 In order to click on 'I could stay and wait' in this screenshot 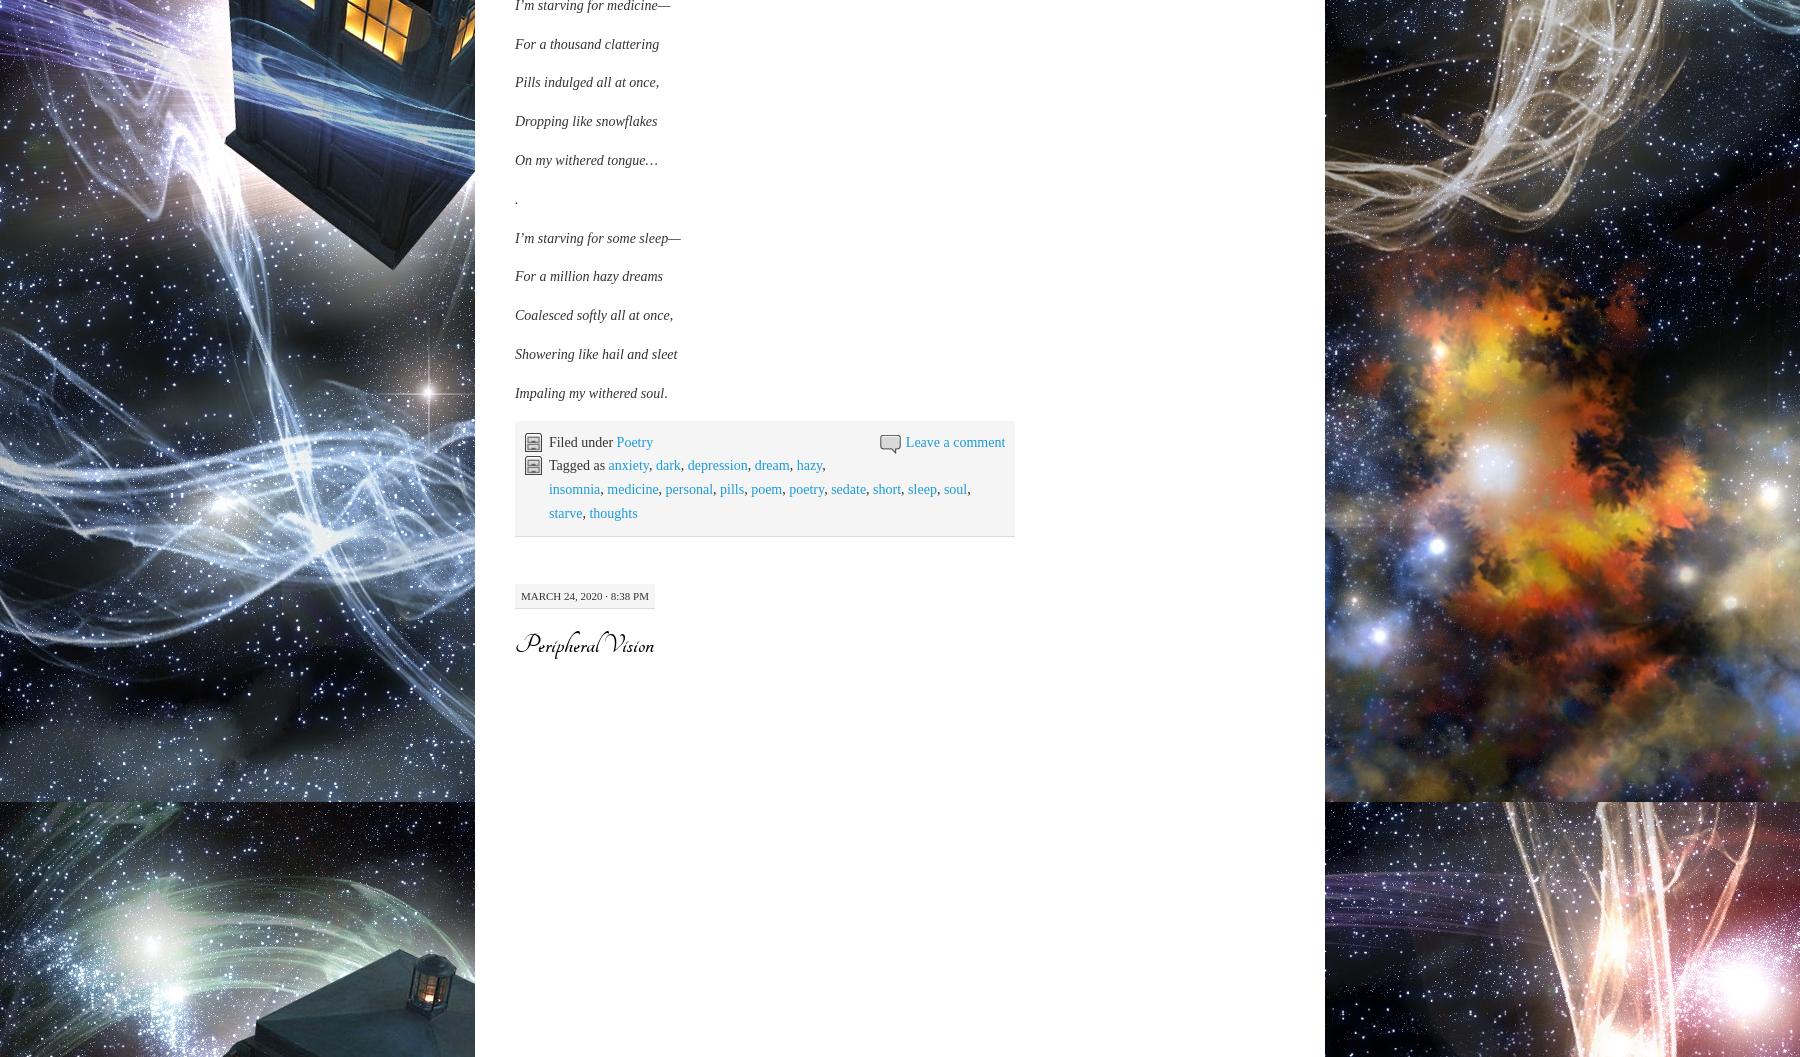, I will do `click(572, 927)`.